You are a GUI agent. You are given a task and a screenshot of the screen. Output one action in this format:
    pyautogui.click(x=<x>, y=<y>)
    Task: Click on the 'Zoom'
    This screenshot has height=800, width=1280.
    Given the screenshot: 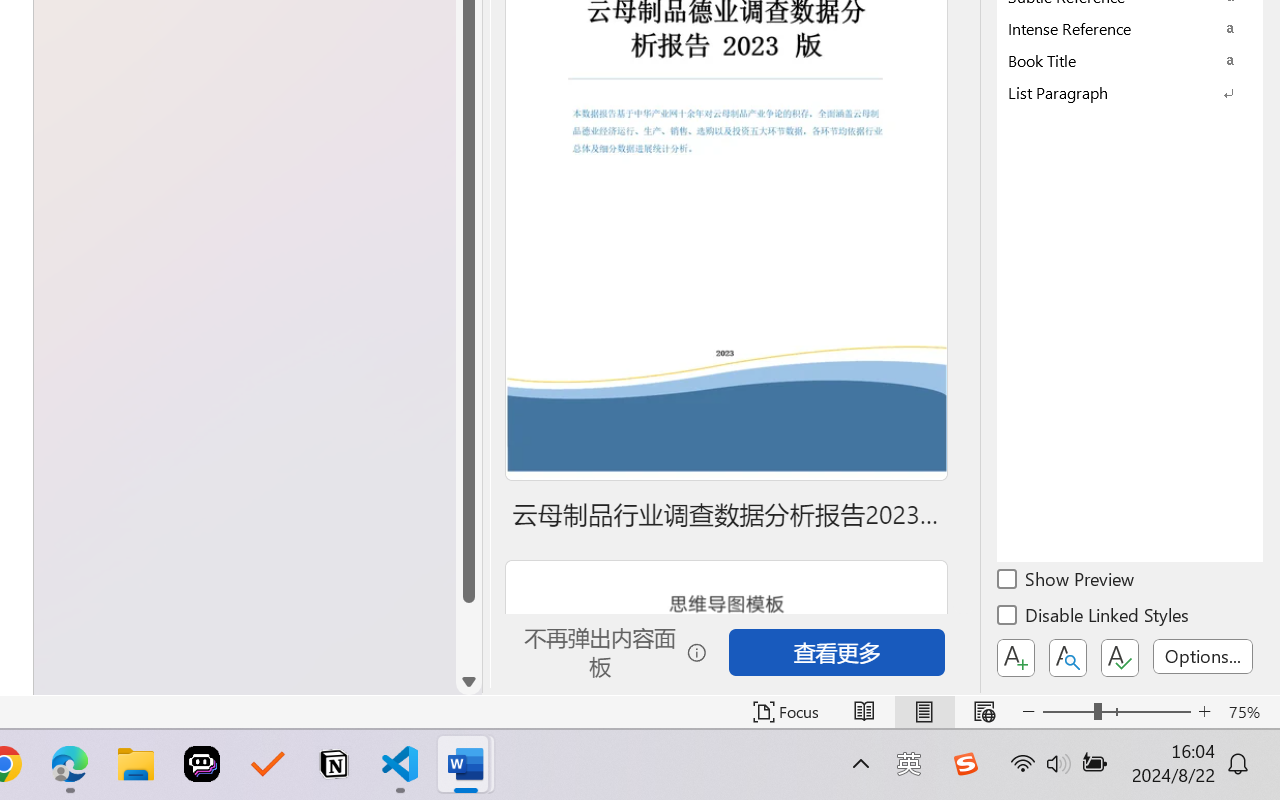 What is the action you would take?
    pyautogui.click(x=1115, y=711)
    